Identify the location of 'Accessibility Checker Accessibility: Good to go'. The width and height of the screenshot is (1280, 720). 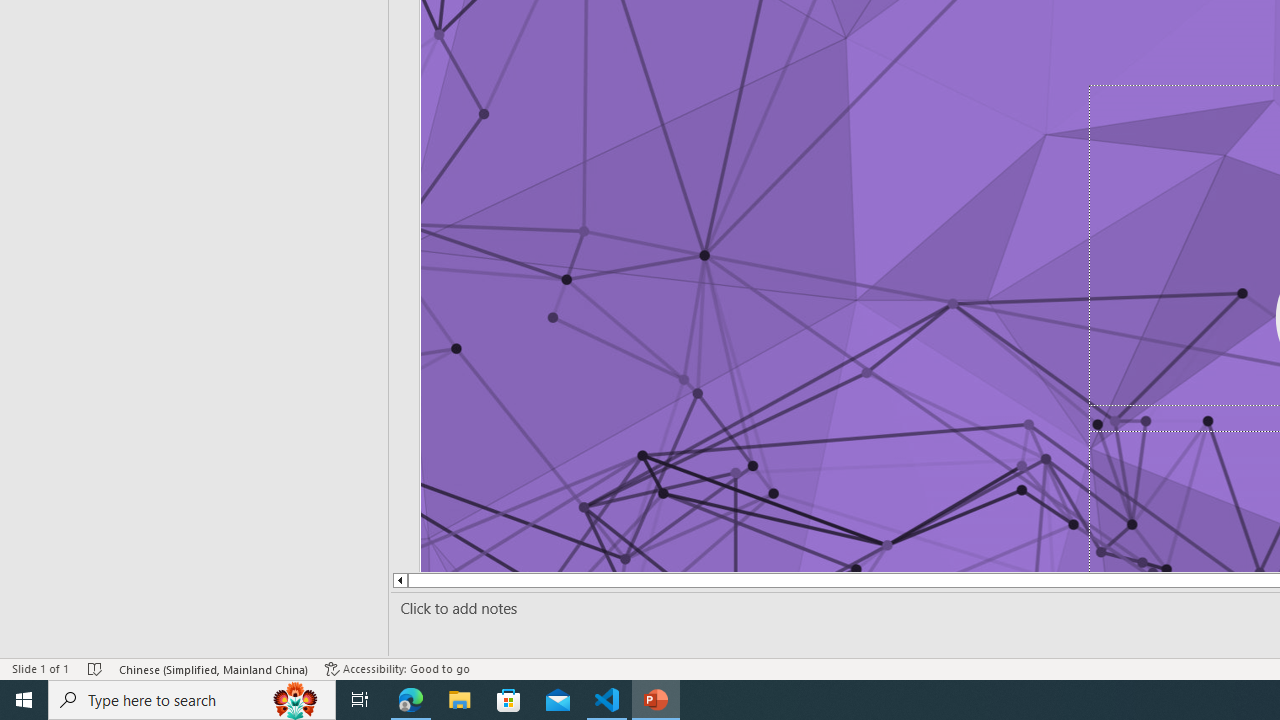
(397, 669).